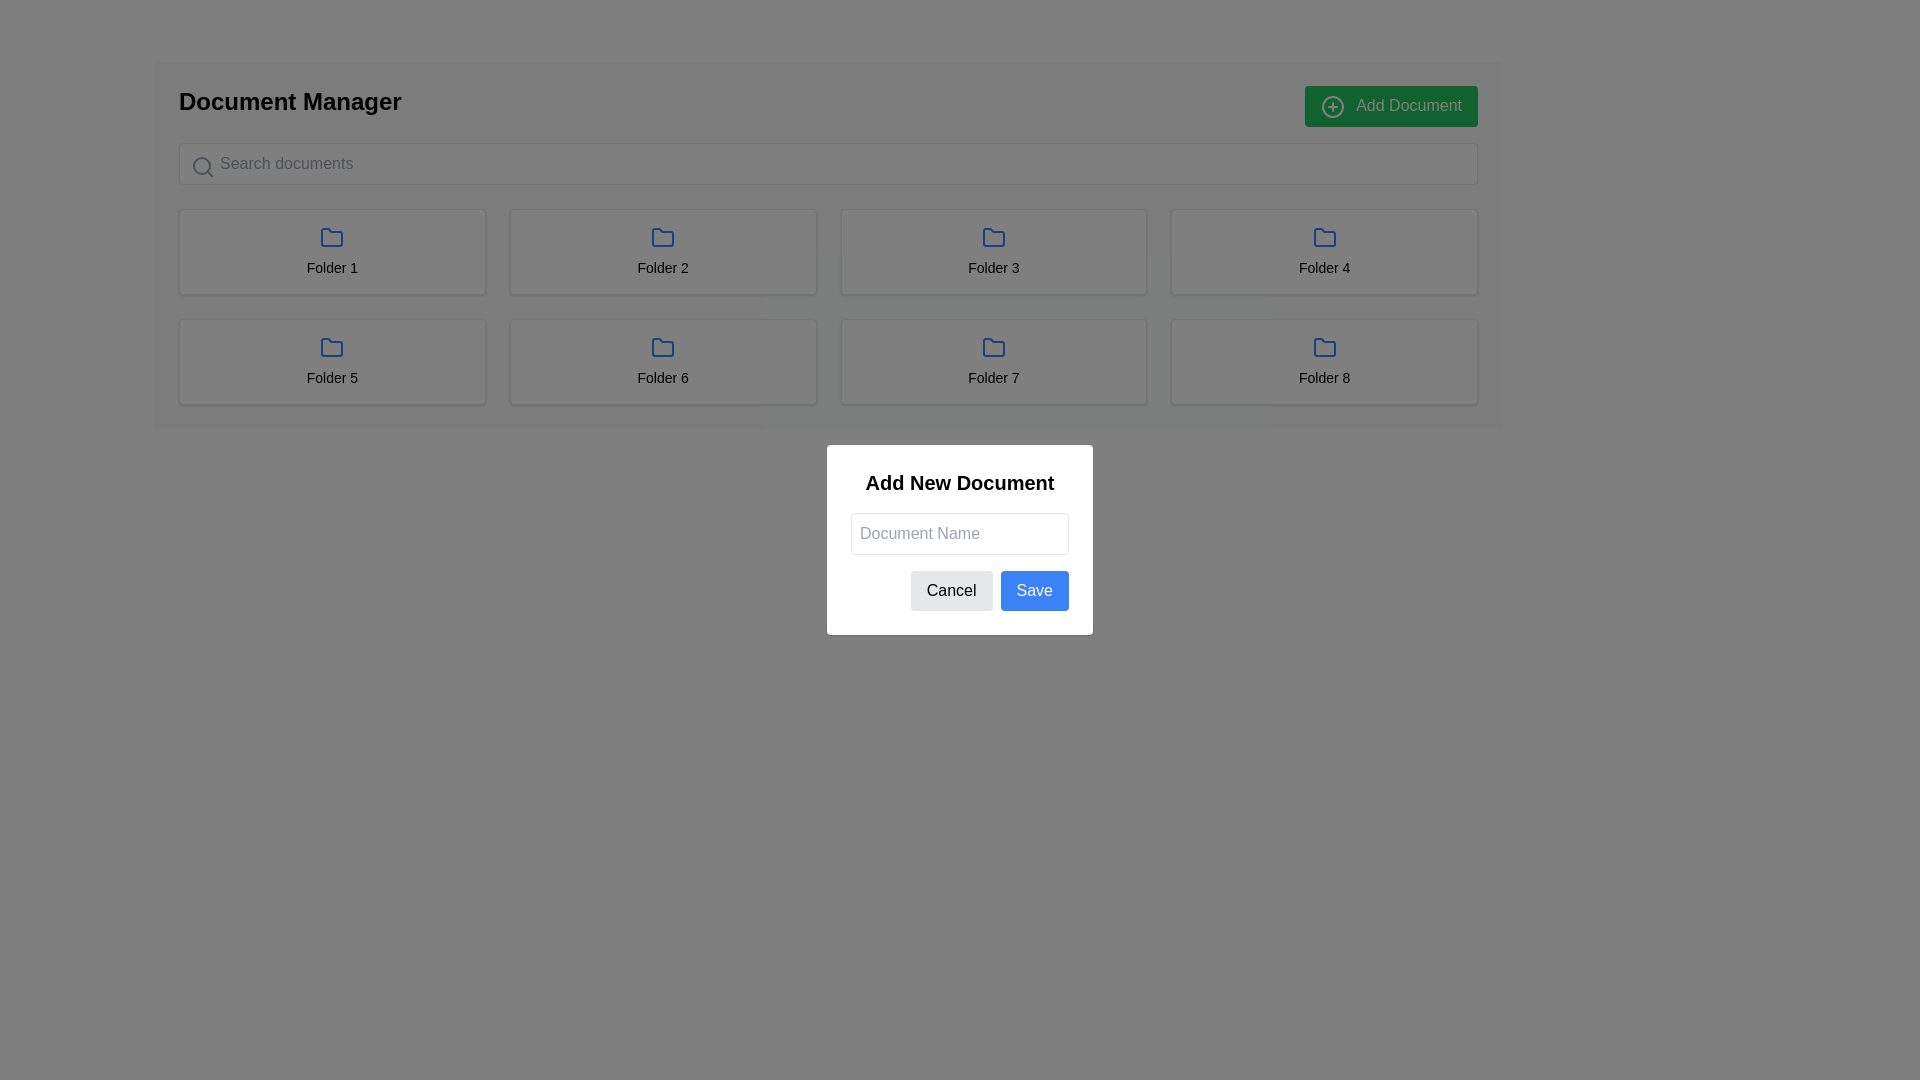  I want to click on the text label displaying 'Folder 8', which is centered below a folder icon in the second row, fourth column of a grid, so click(1324, 377).